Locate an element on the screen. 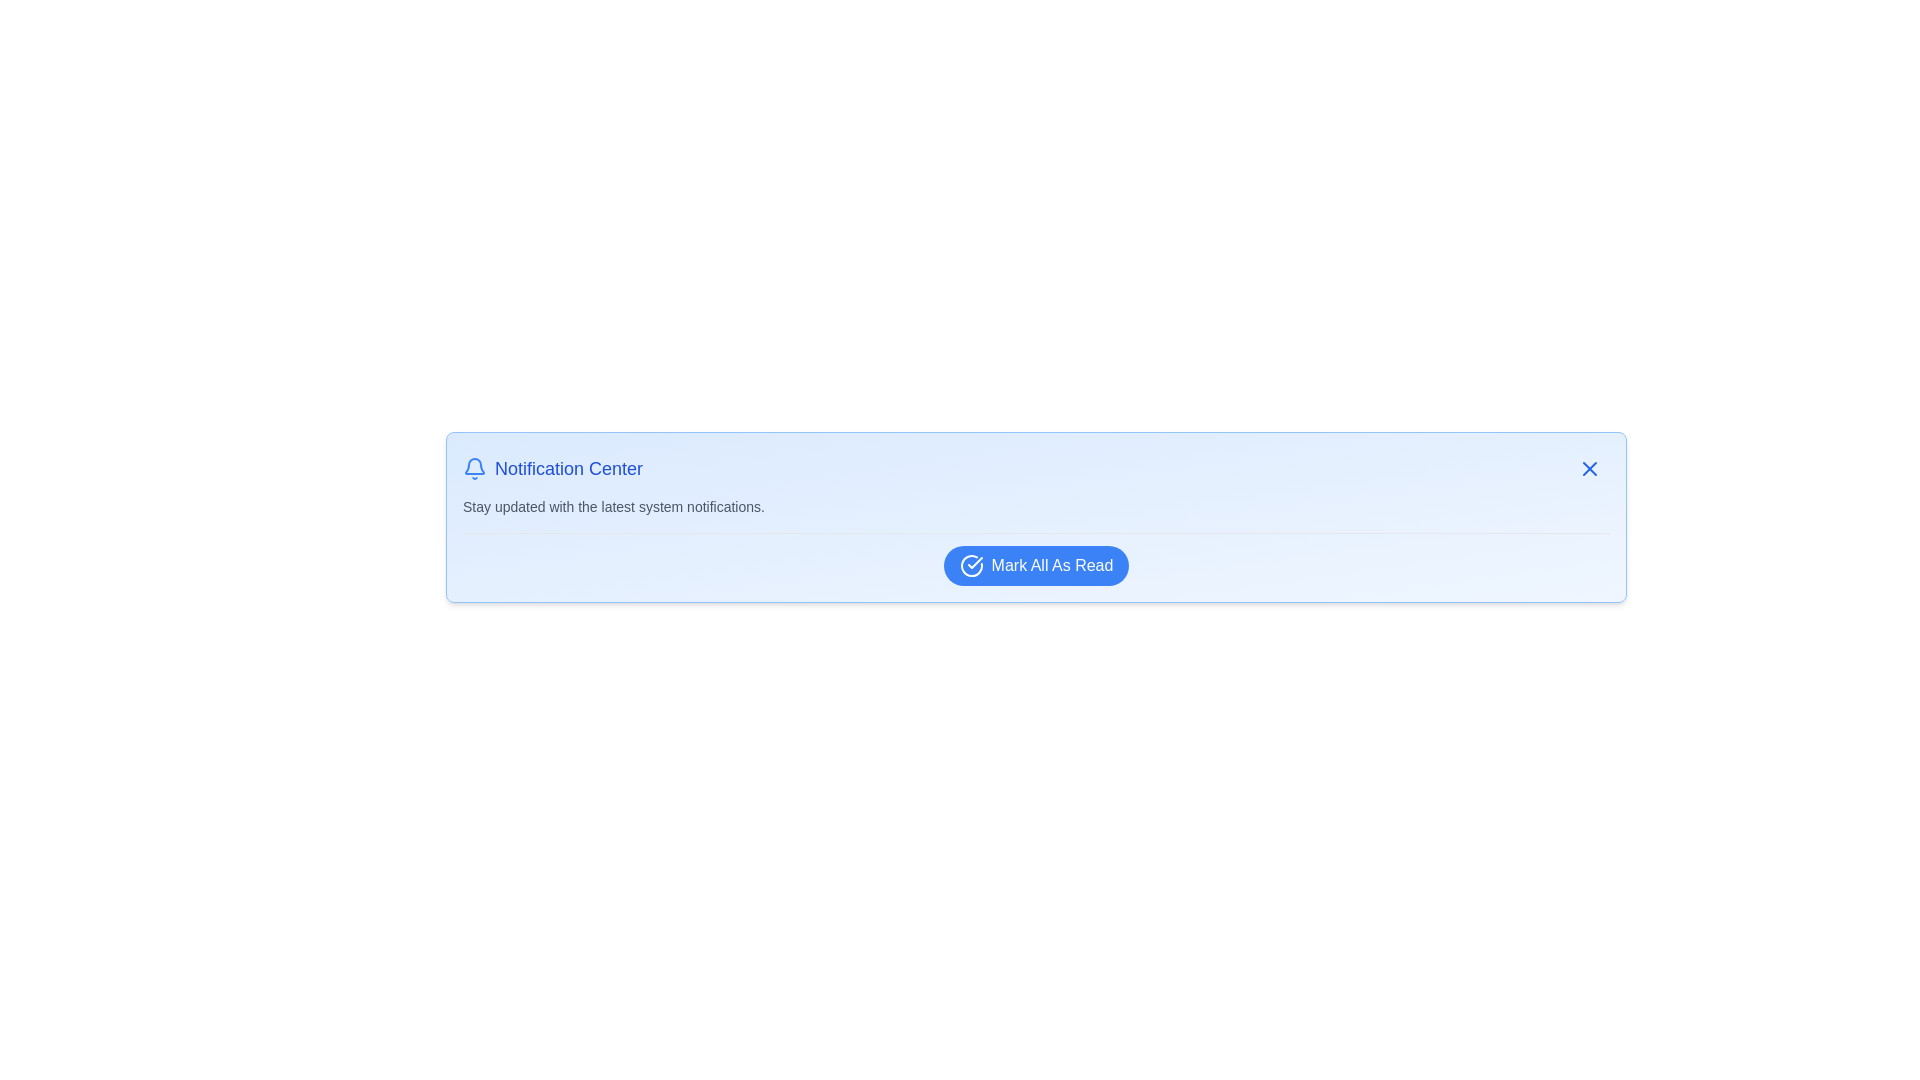  the bell icon which indicates notifications and is located to the left of the 'Notification Center' text in the notification card is located at coordinates (474, 469).